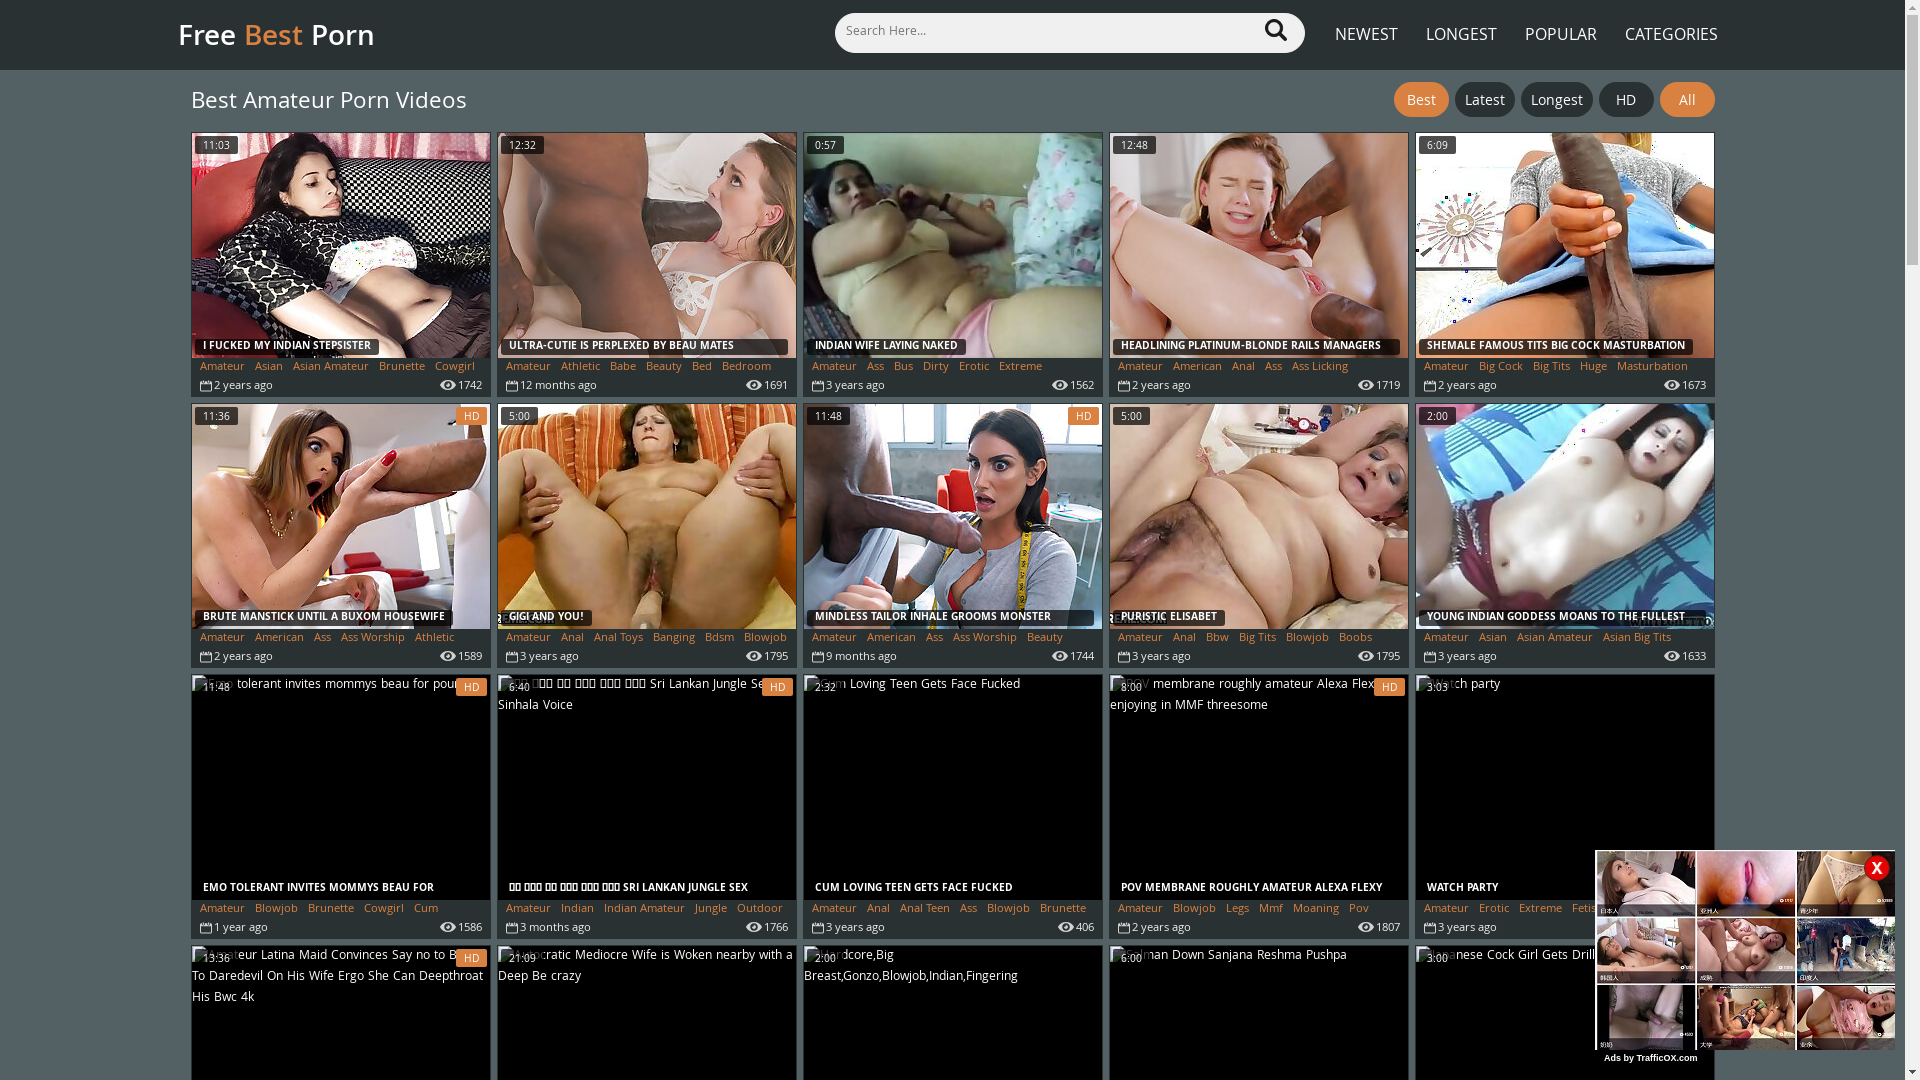  What do you see at coordinates (1271, 367) in the screenshot?
I see `'Ass'` at bounding box center [1271, 367].